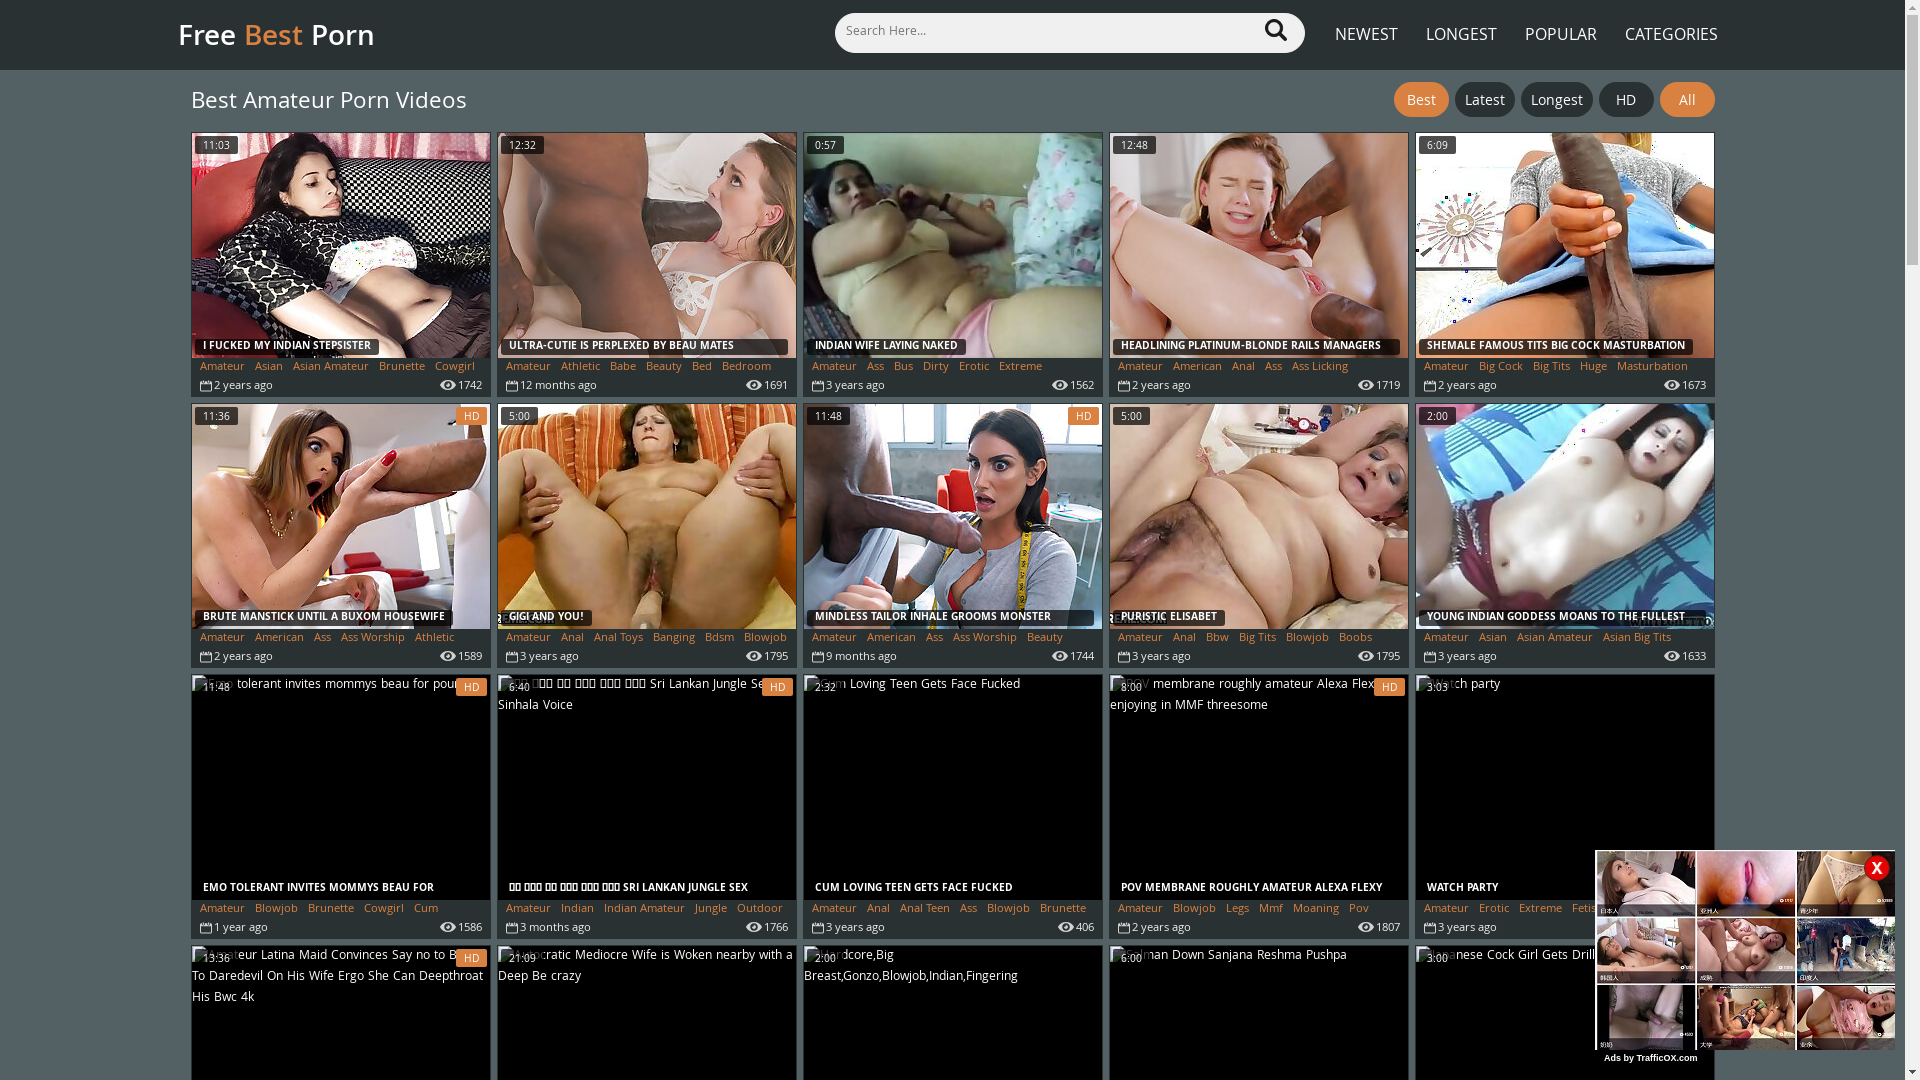  What do you see at coordinates (1271, 367) in the screenshot?
I see `'Ass'` at bounding box center [1271, 367].